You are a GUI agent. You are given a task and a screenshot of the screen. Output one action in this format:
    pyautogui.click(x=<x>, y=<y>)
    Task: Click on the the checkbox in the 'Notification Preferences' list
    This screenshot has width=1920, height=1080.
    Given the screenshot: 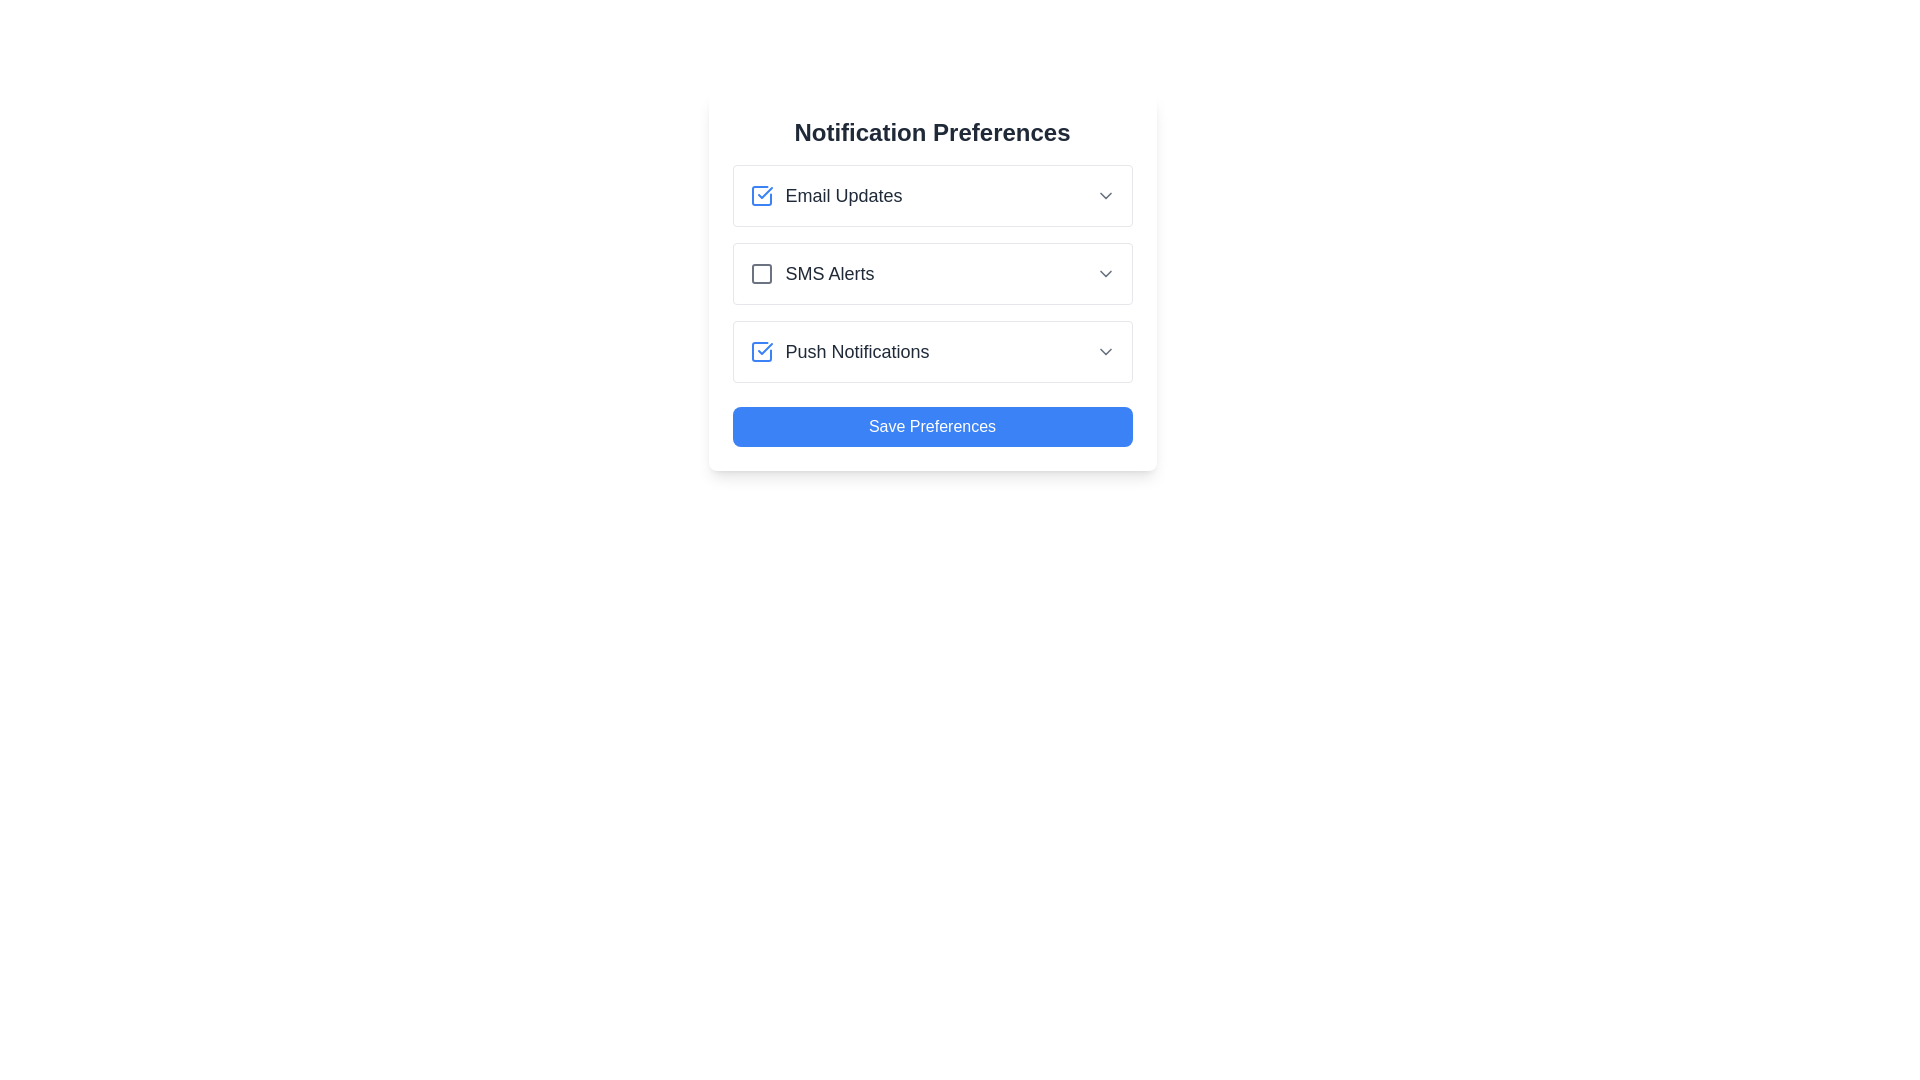 What is the action you would take?
    pyautogui.click(x=931, y=350)
    